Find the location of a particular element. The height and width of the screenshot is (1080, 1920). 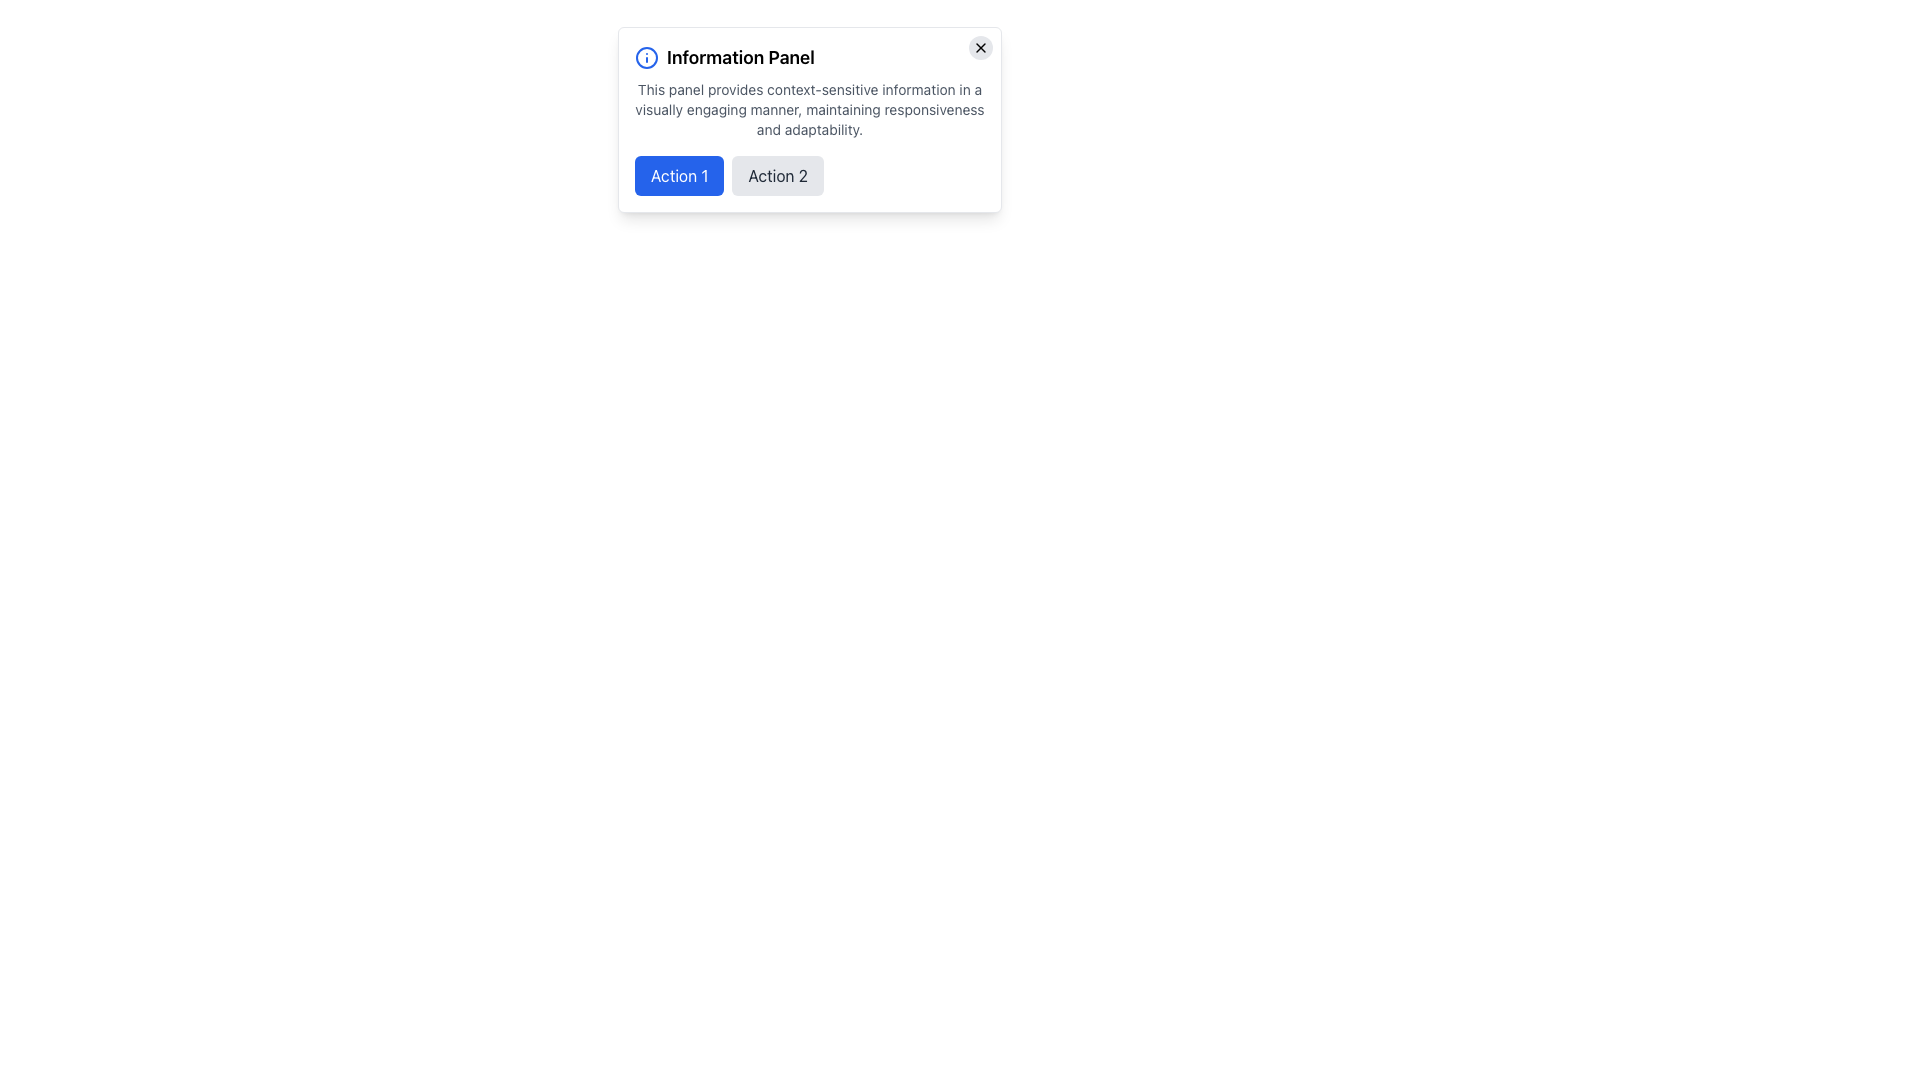

the outlined circular icon with a blue border resembling an 'info' symbol, located at the top-left corner of the 'Information Panel' to the immediate left of the text 'Information Panel' is located at coordinates (647, 56).